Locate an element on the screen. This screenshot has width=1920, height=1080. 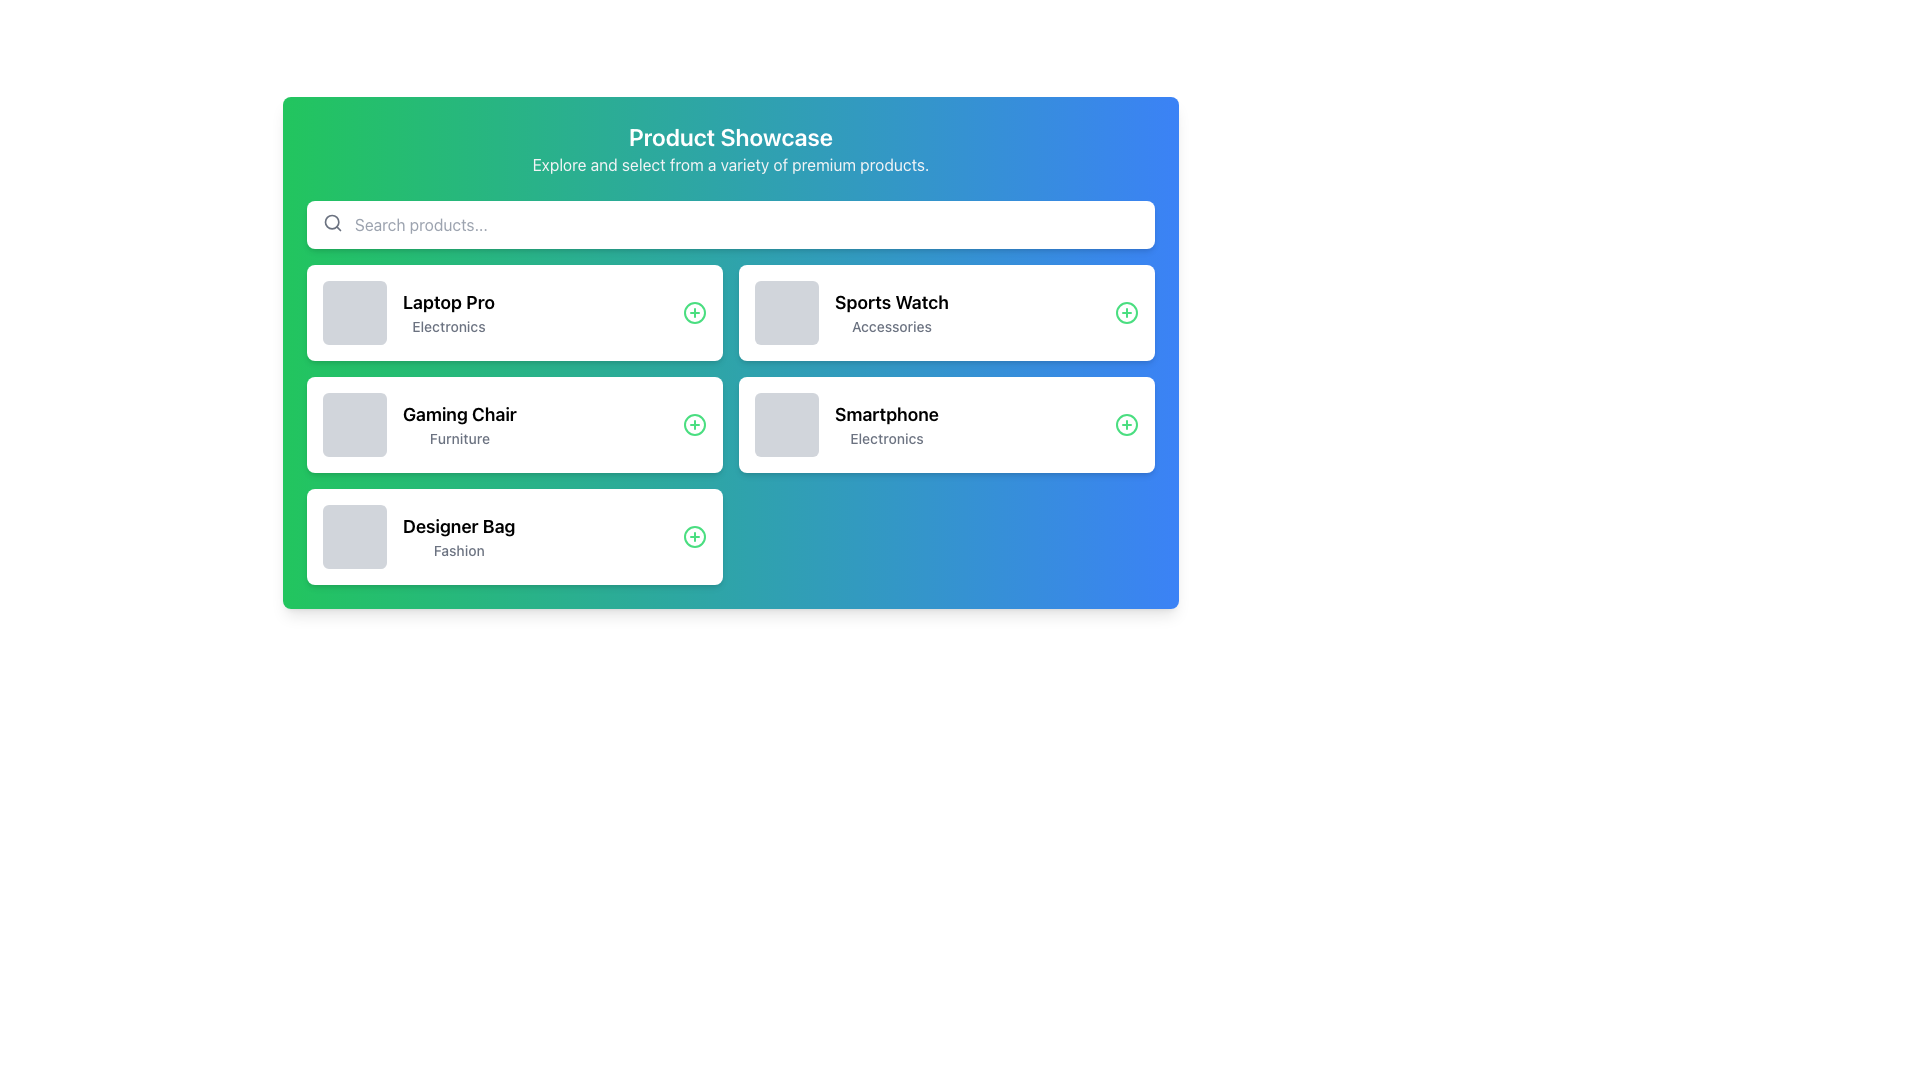
the green circular outline of the '+' icon located at the top-left cell of the products grid layout, which is associated with the 'Laptop Pro' product entry is located at coordinates (695, 312).